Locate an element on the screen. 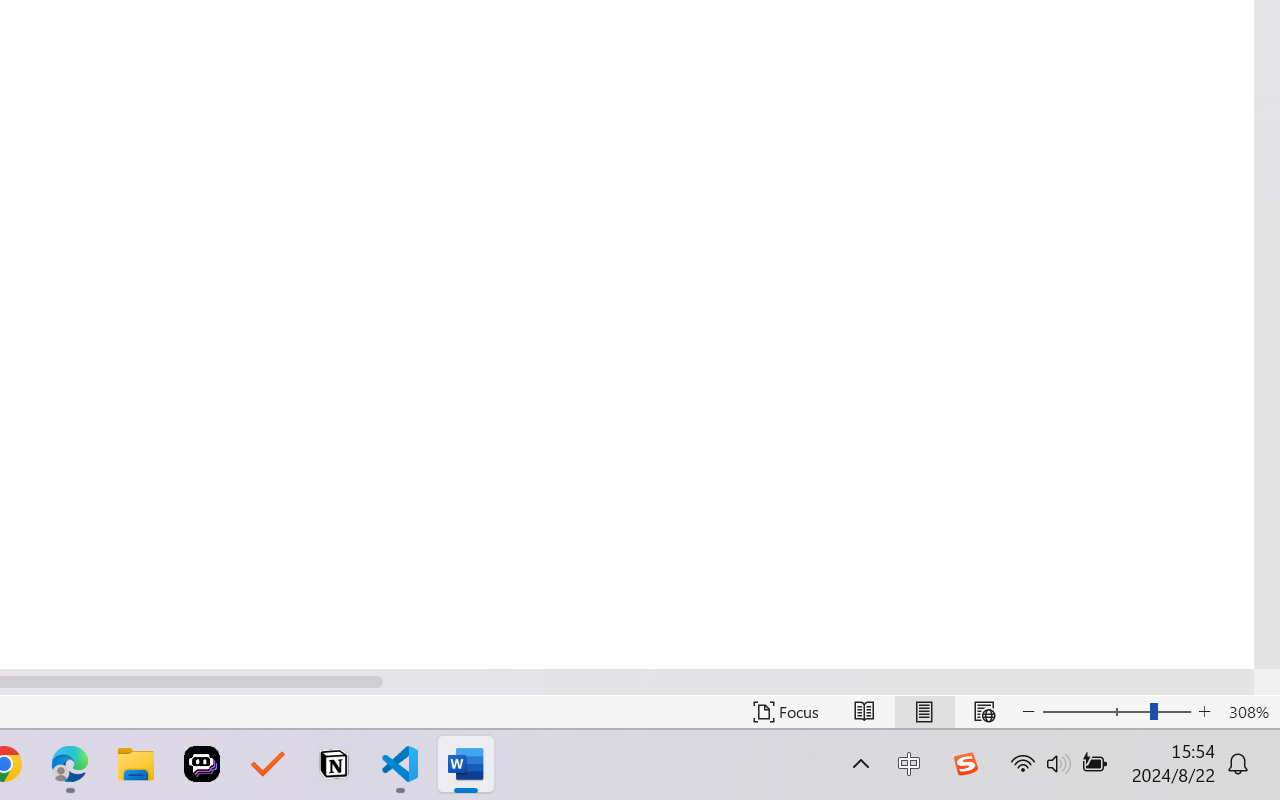 The image size is (1280, 800). 'Print Layout' is located at coordinates (923, 711).